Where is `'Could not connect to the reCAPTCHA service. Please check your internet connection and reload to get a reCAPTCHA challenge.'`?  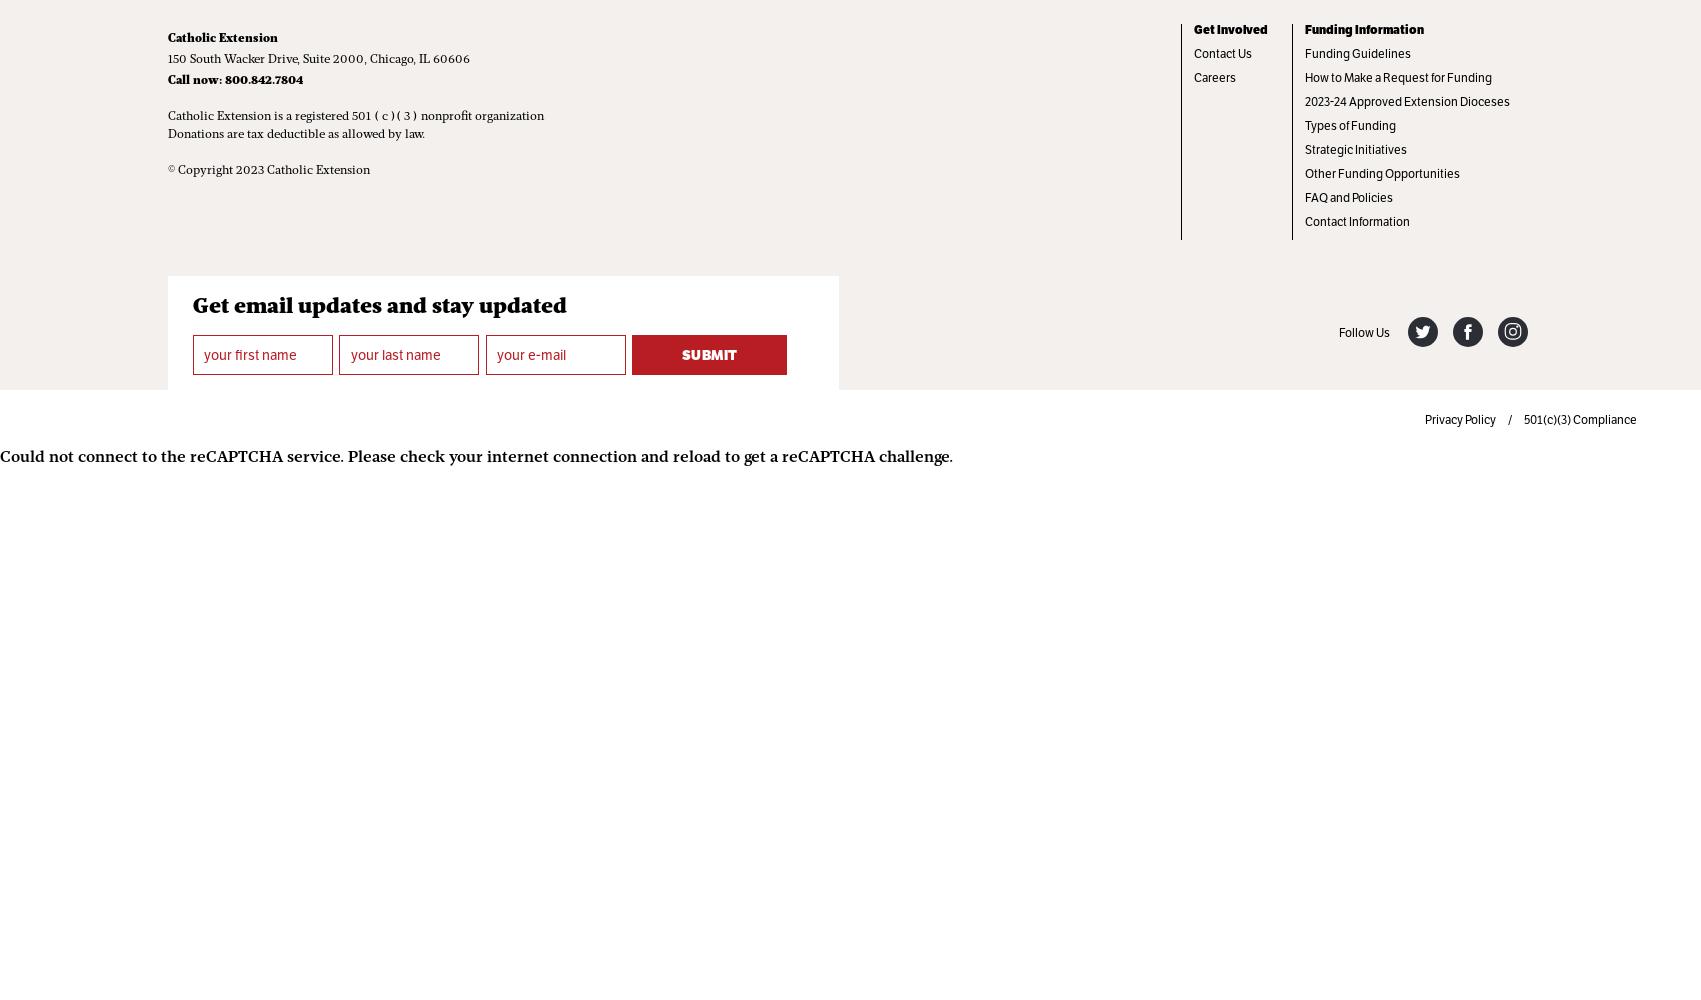
'Could not connect to the reCAPTCHA service. Please check your internet connection and reload to get a reCAPTCHA challenge.' is located at coordinates (475, 457).